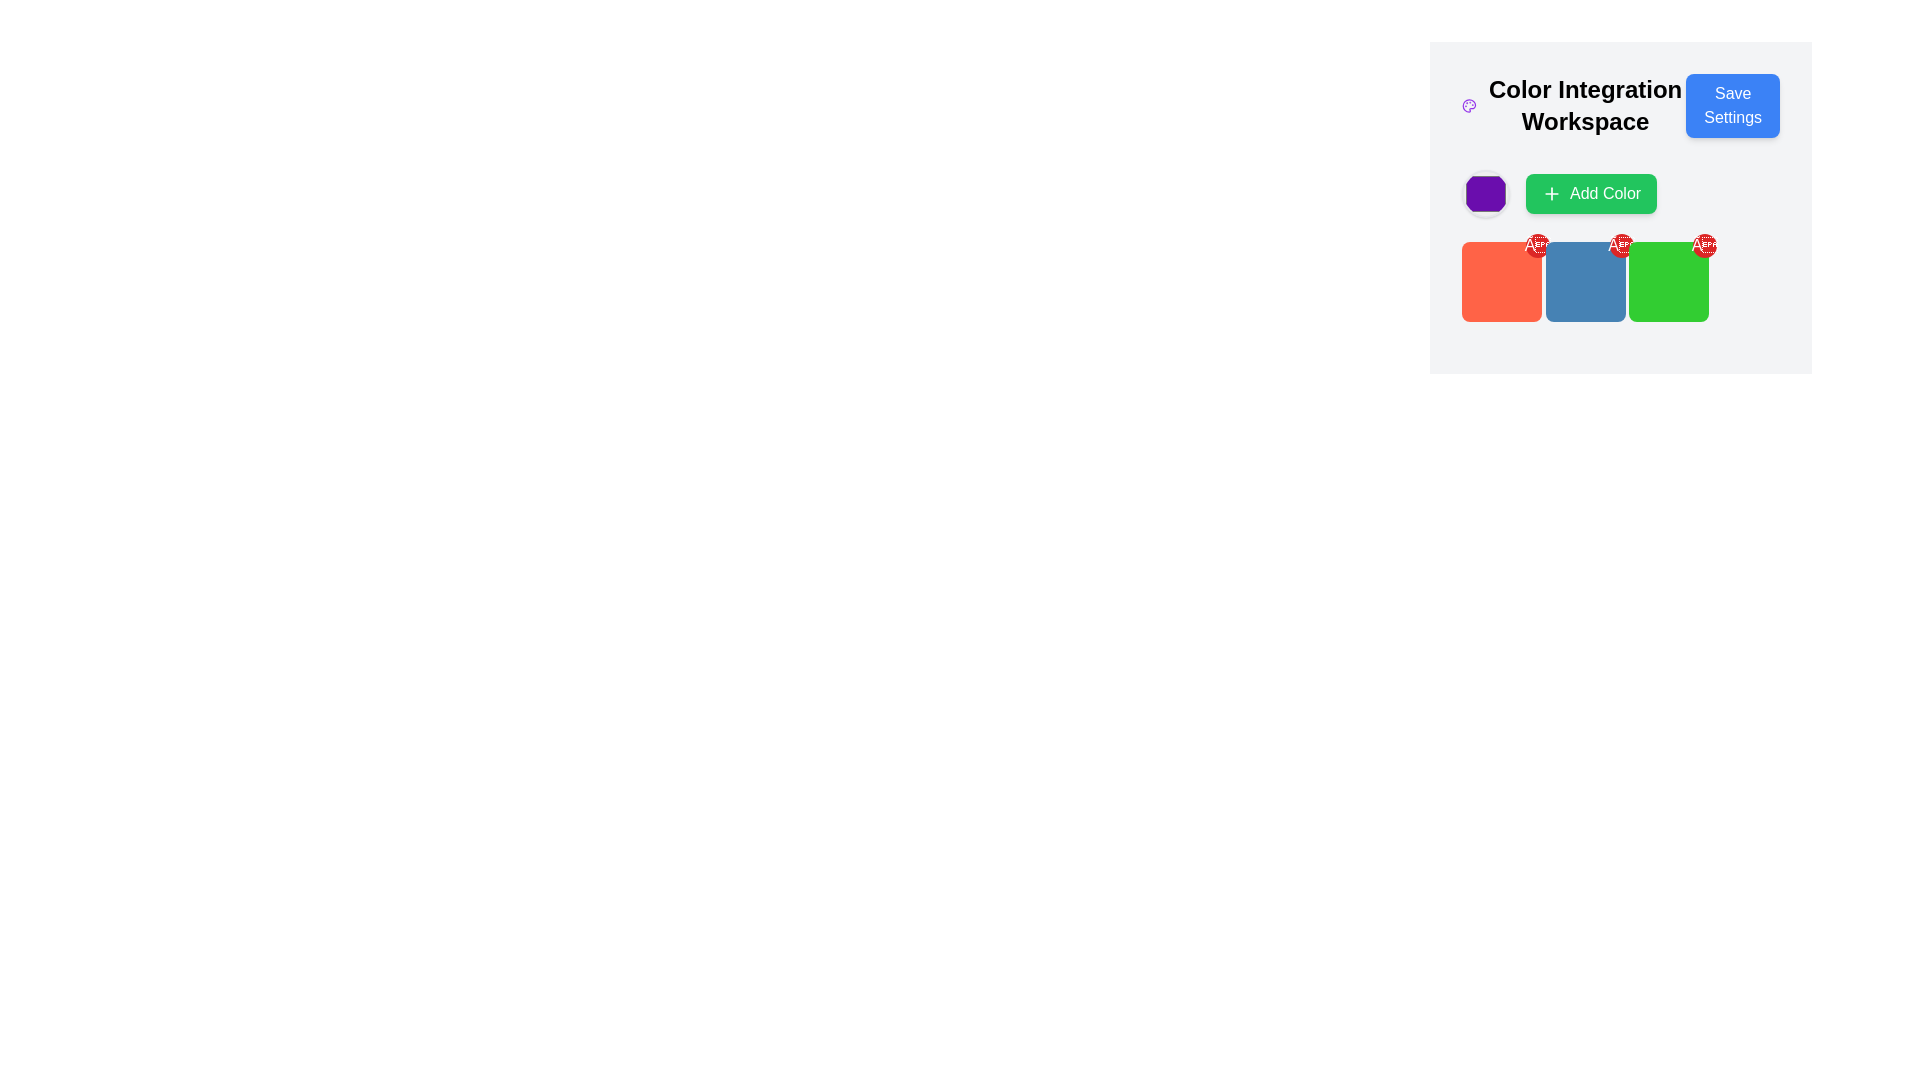  What do you see at coordinates (1469, 105) in the screenshot?
I see `the small, purple-colored palette icon located at the top-left of the 'Color Integration Workspace' section, next to the title text and adjacent to the blue 'Save Settings' button` at bounding box center [1469, 105].